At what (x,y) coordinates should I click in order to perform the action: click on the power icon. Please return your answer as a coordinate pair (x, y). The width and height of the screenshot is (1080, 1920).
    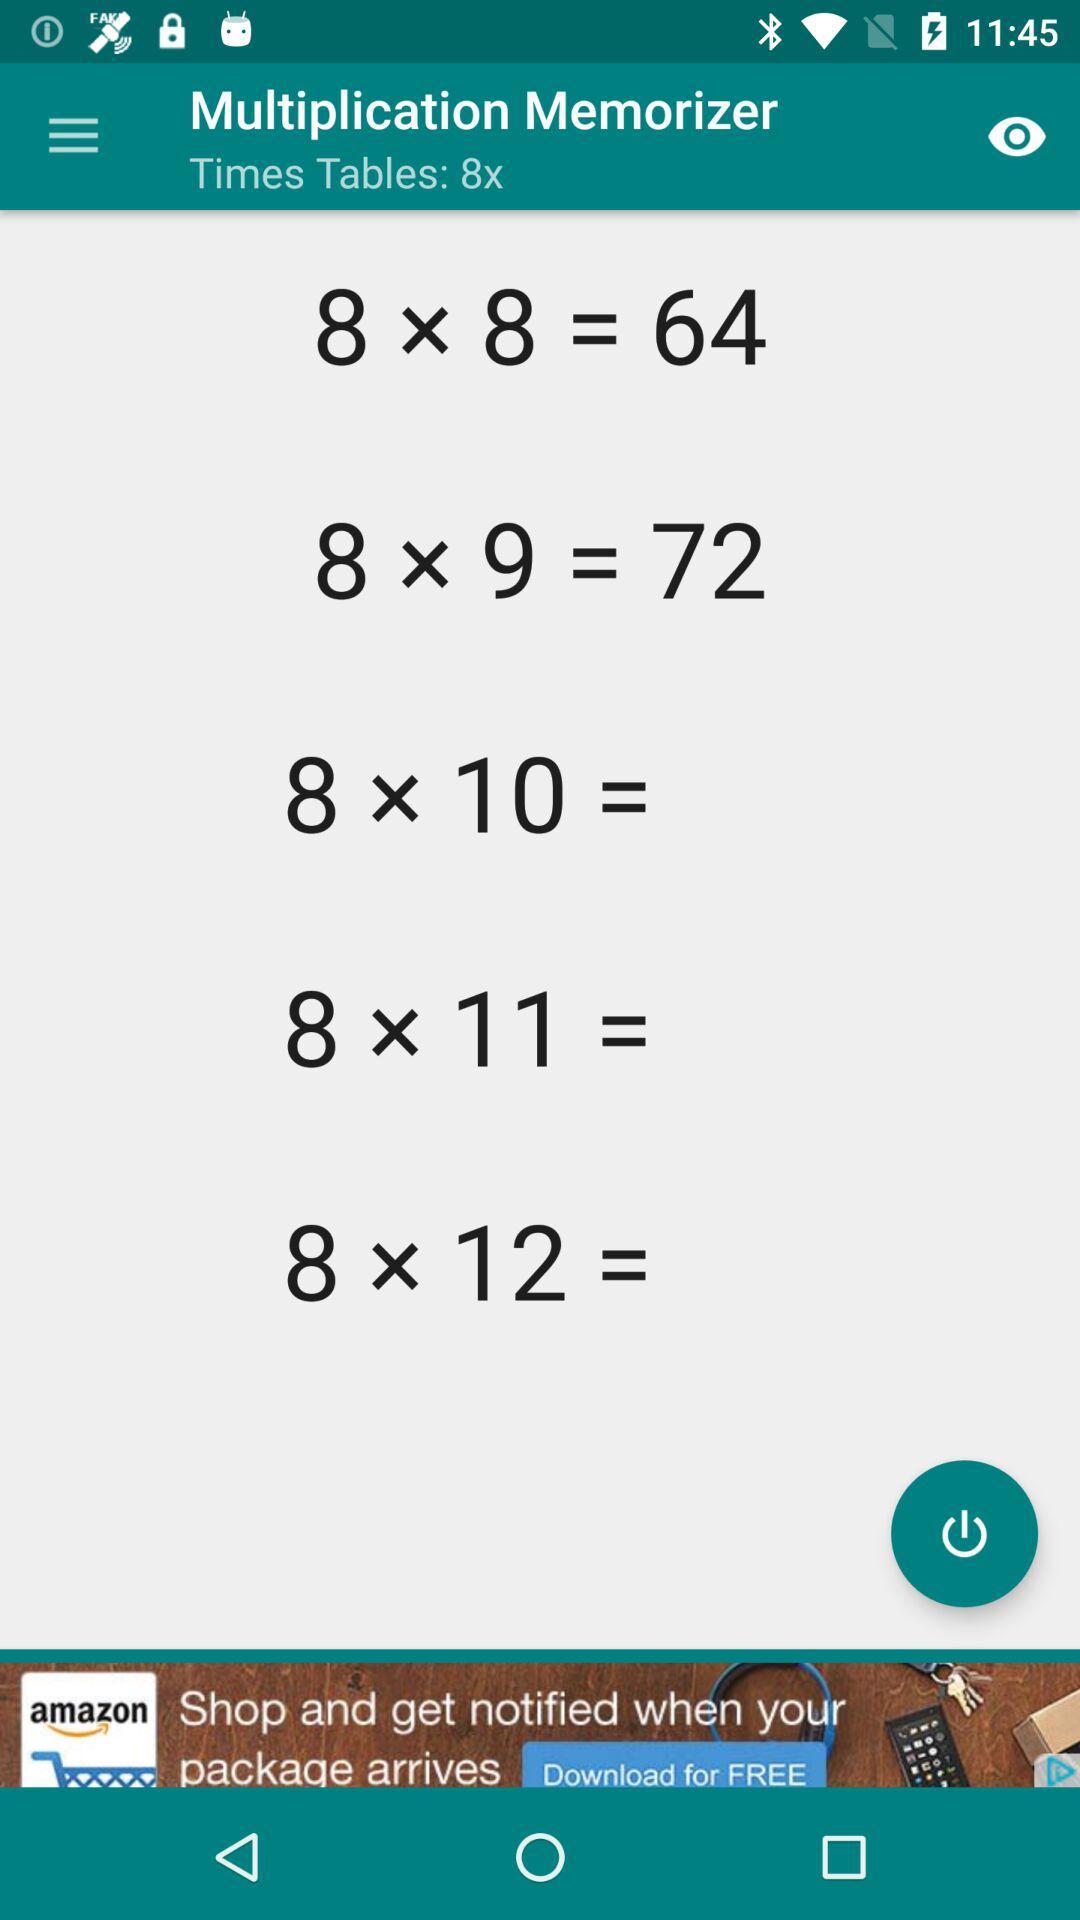
    Looking at the image, I should click on (963, 1532).